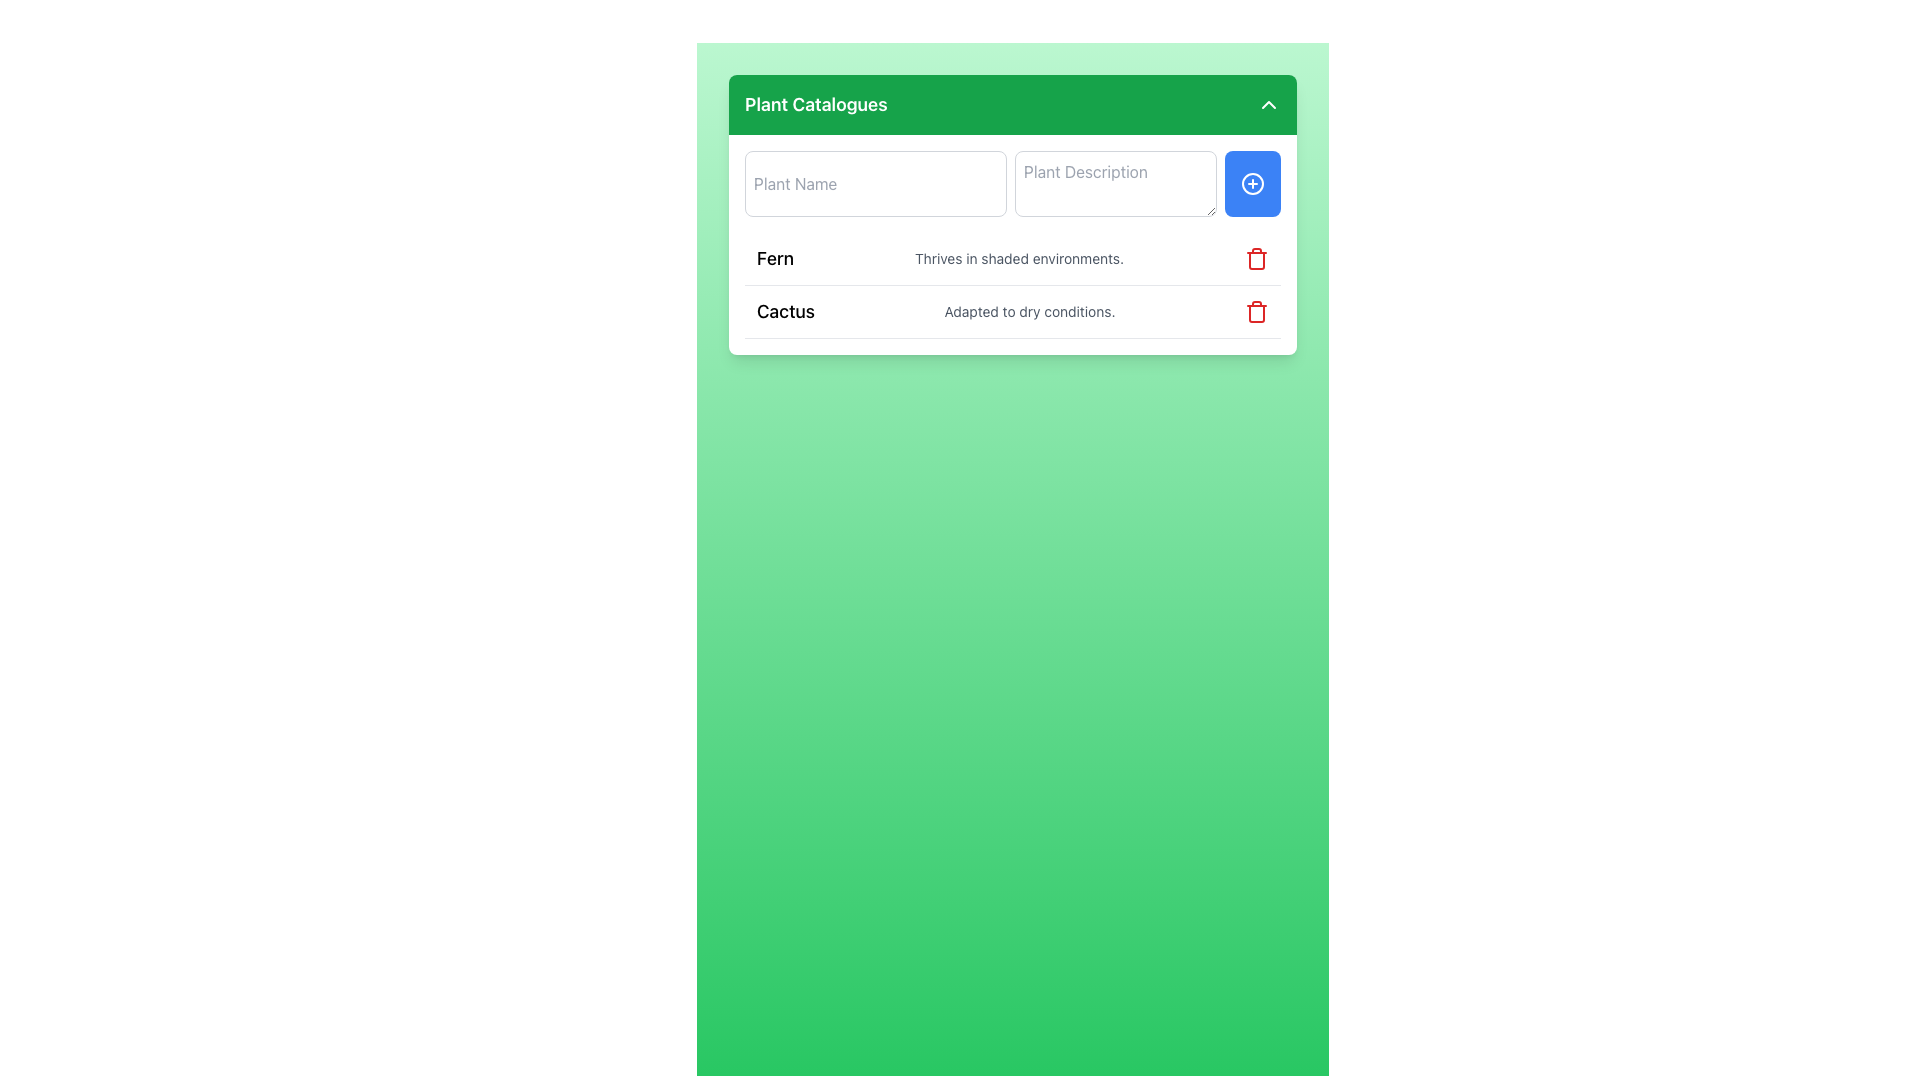  What do you see at coordinates (1251, 184) in the screenshot?
I see `the circular icon button with a '+' symbol inside, located next to the 'Plant Description' text input field` at bounding box center [1251, 184].